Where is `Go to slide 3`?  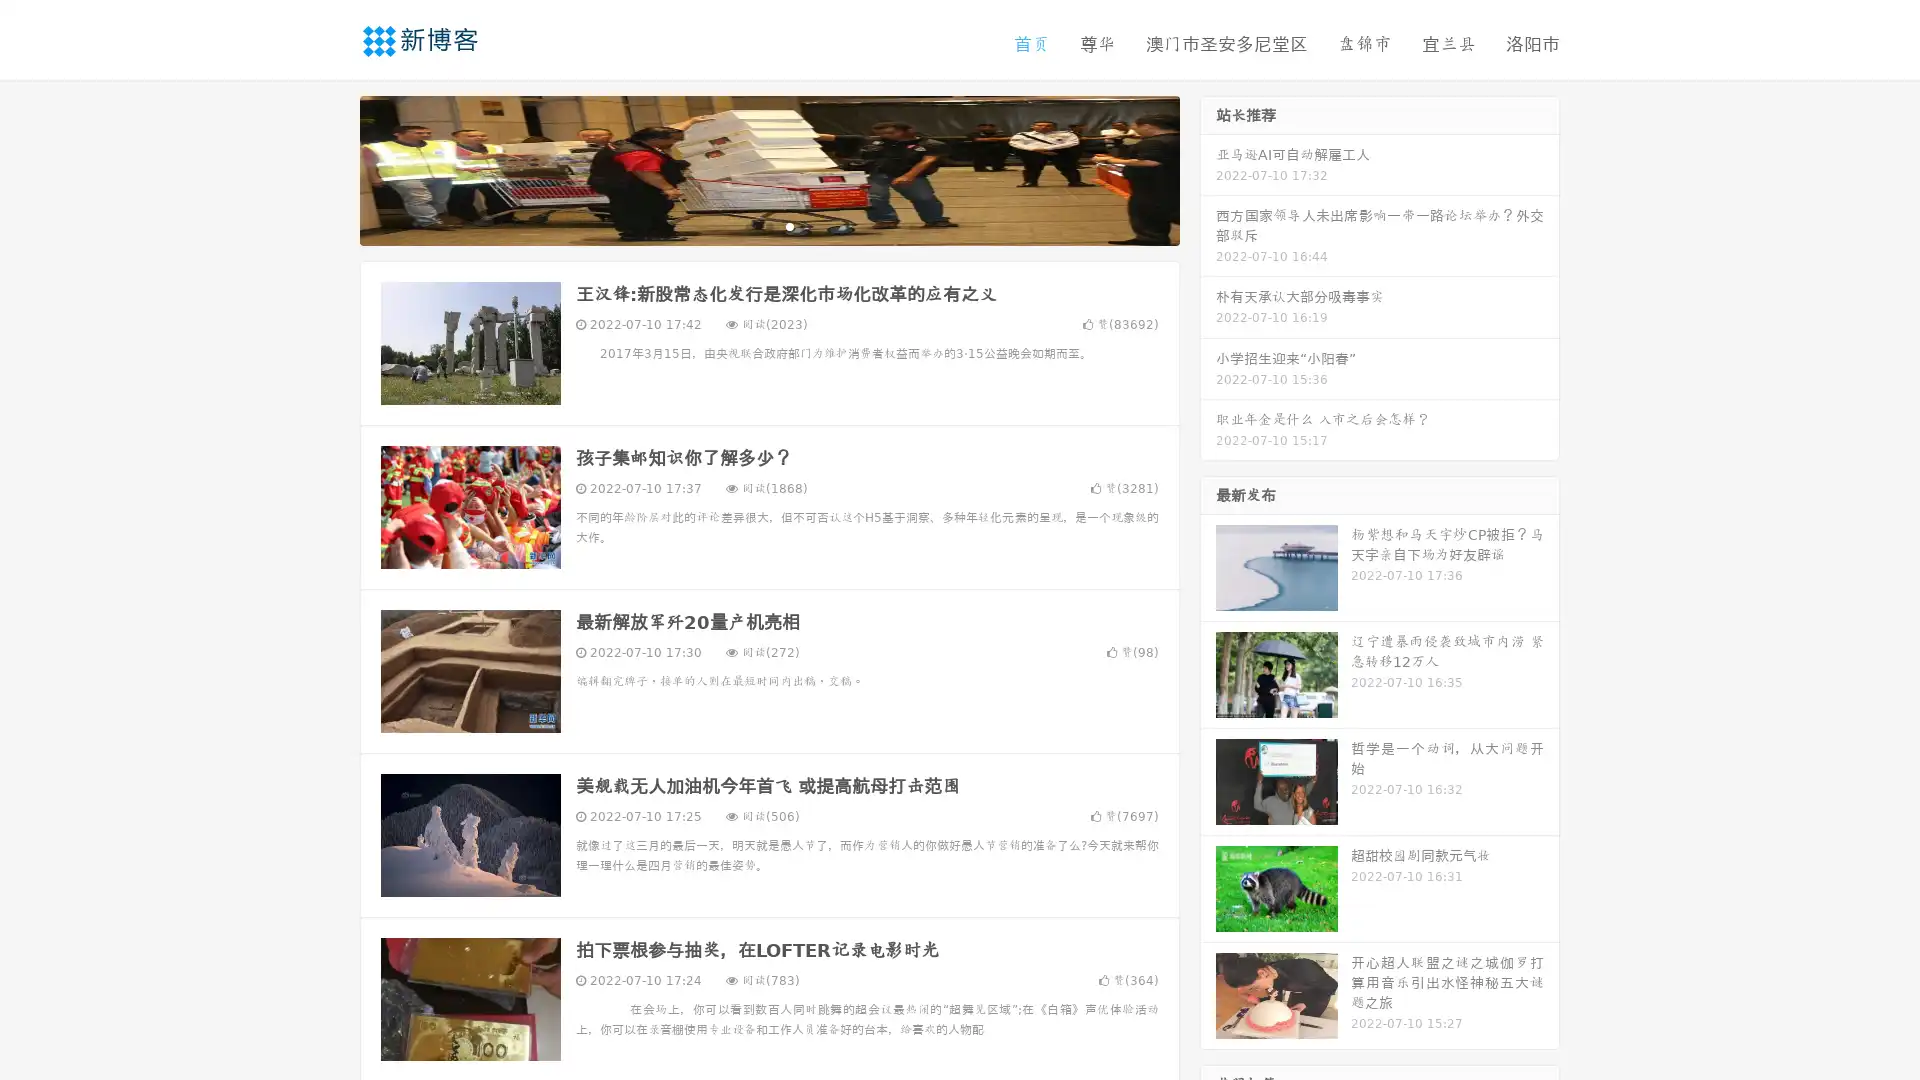 Go to slide 3 is located at coordinates (789, 225).